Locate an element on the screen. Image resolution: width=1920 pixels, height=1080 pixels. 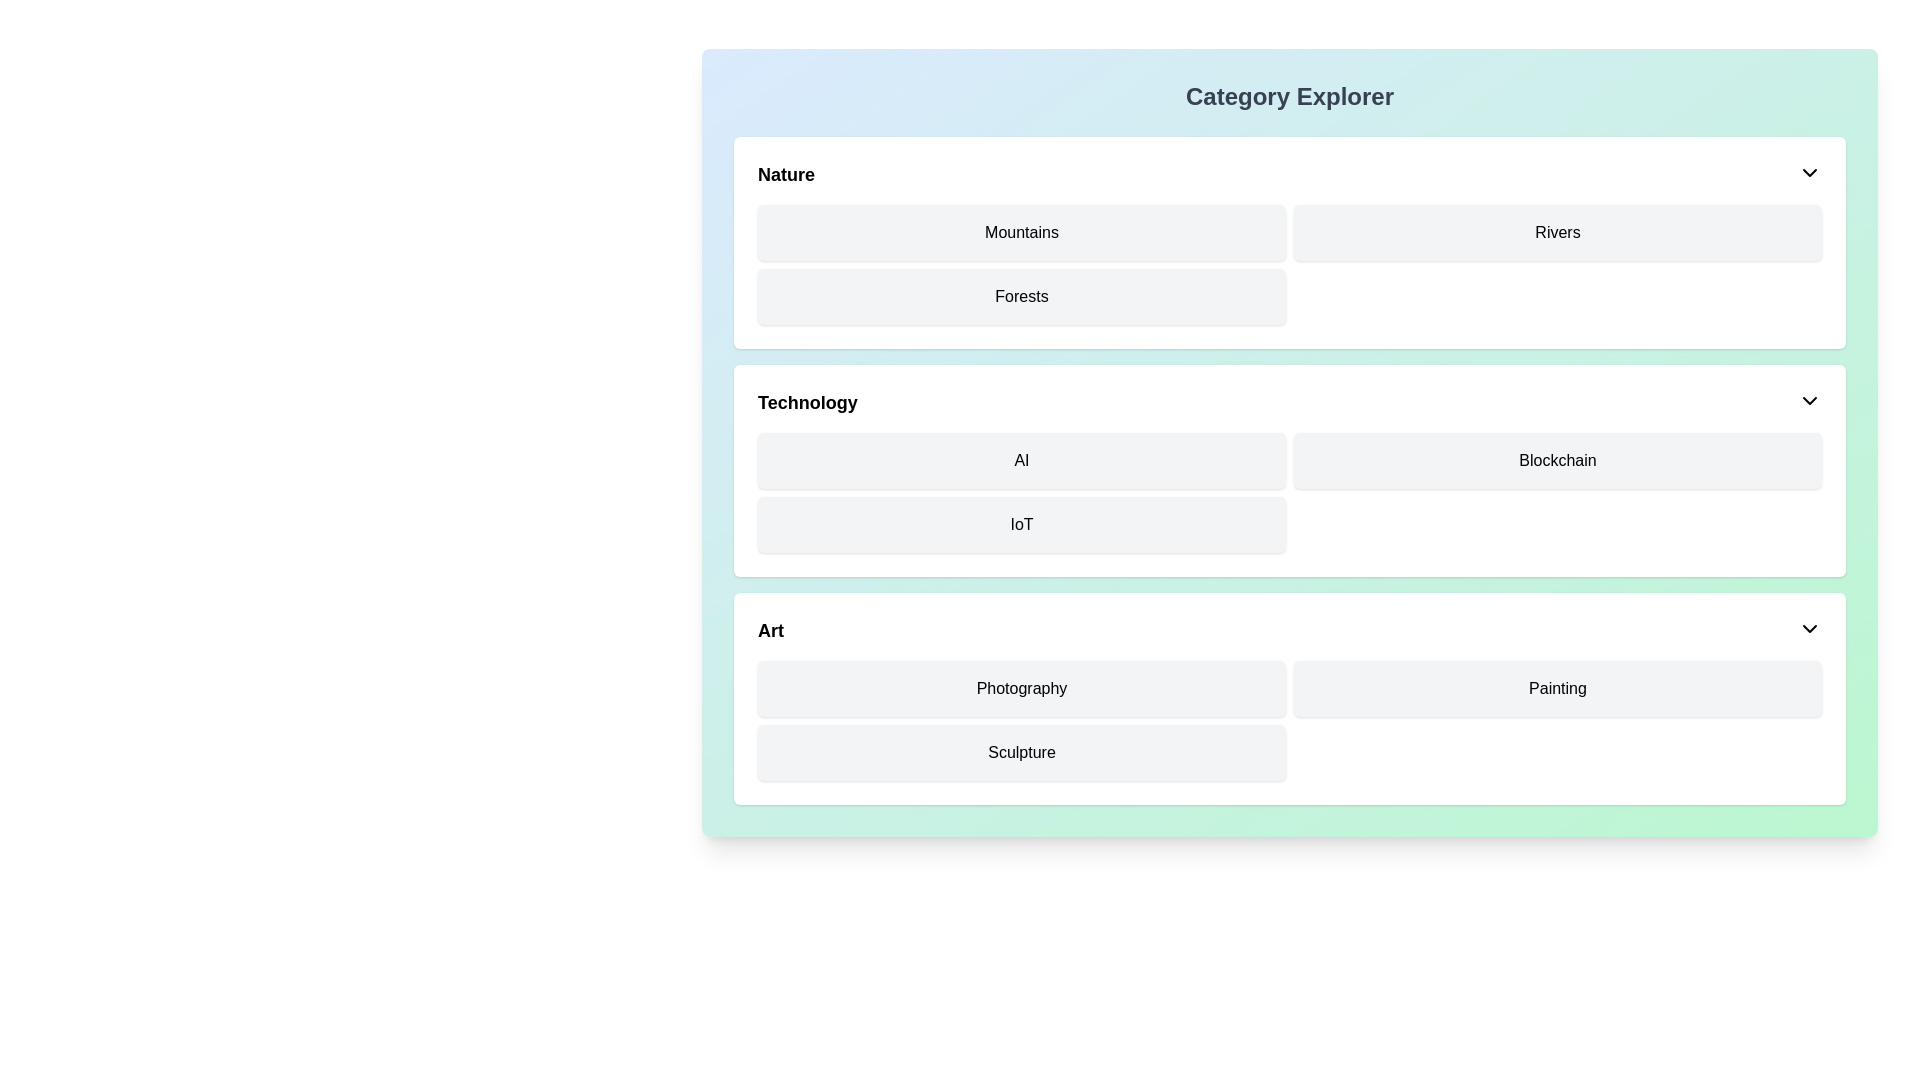
the 'AI' category label in the top-left corner of the grid under the 'Technology' section is located at coordinates (1022, 461).